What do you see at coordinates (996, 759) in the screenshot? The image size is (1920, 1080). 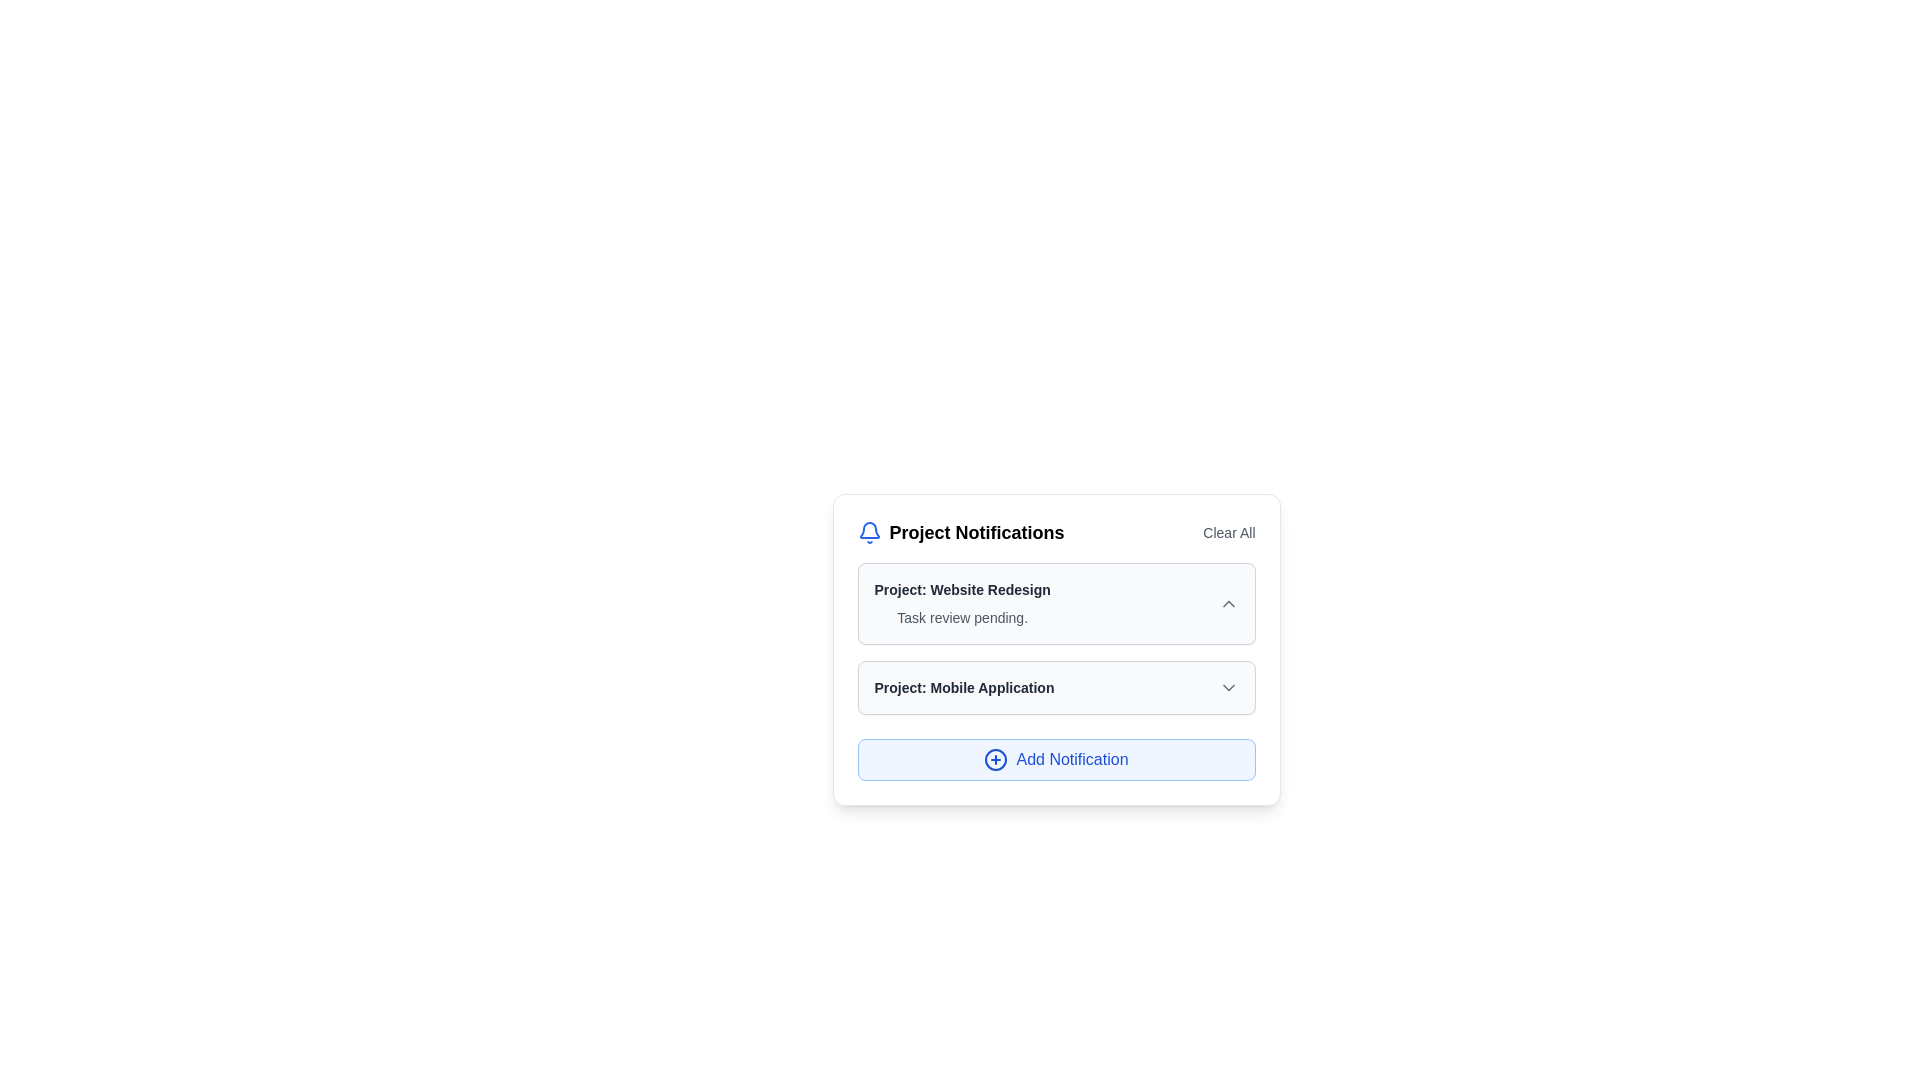 I see `the icon located on the left side of the 'Add Notification' button at the bottom of the notification panel` at bounding box center [996, 759].